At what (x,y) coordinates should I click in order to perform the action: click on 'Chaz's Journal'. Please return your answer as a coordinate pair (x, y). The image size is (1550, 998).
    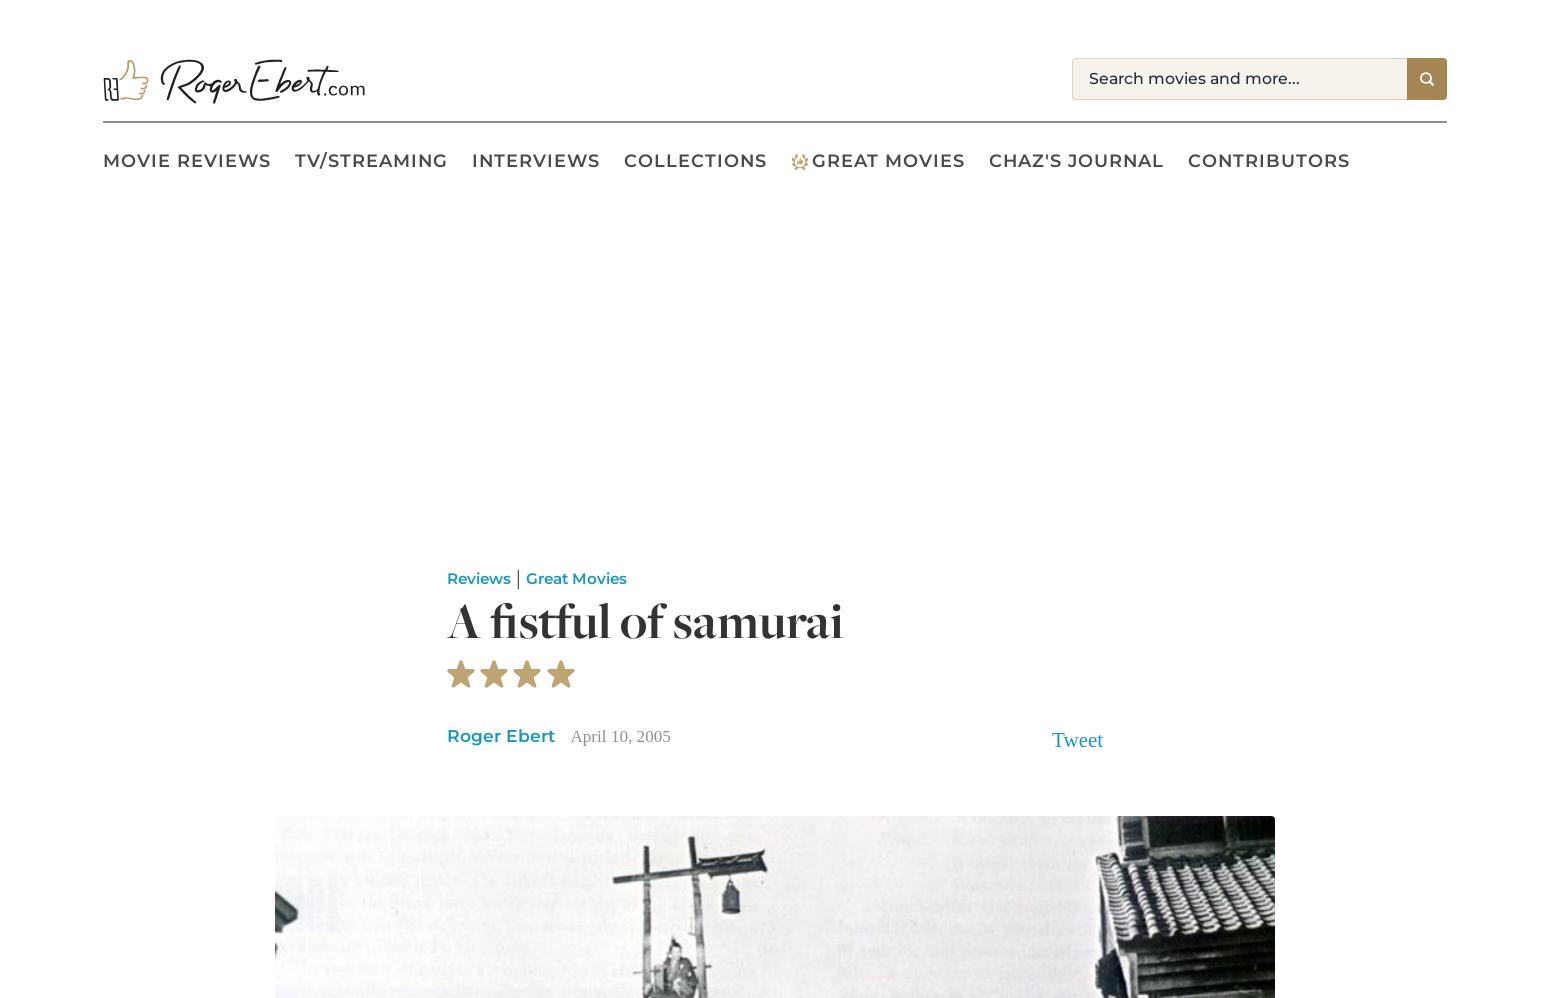
    Looking at the image, I should click on (1075, 159).